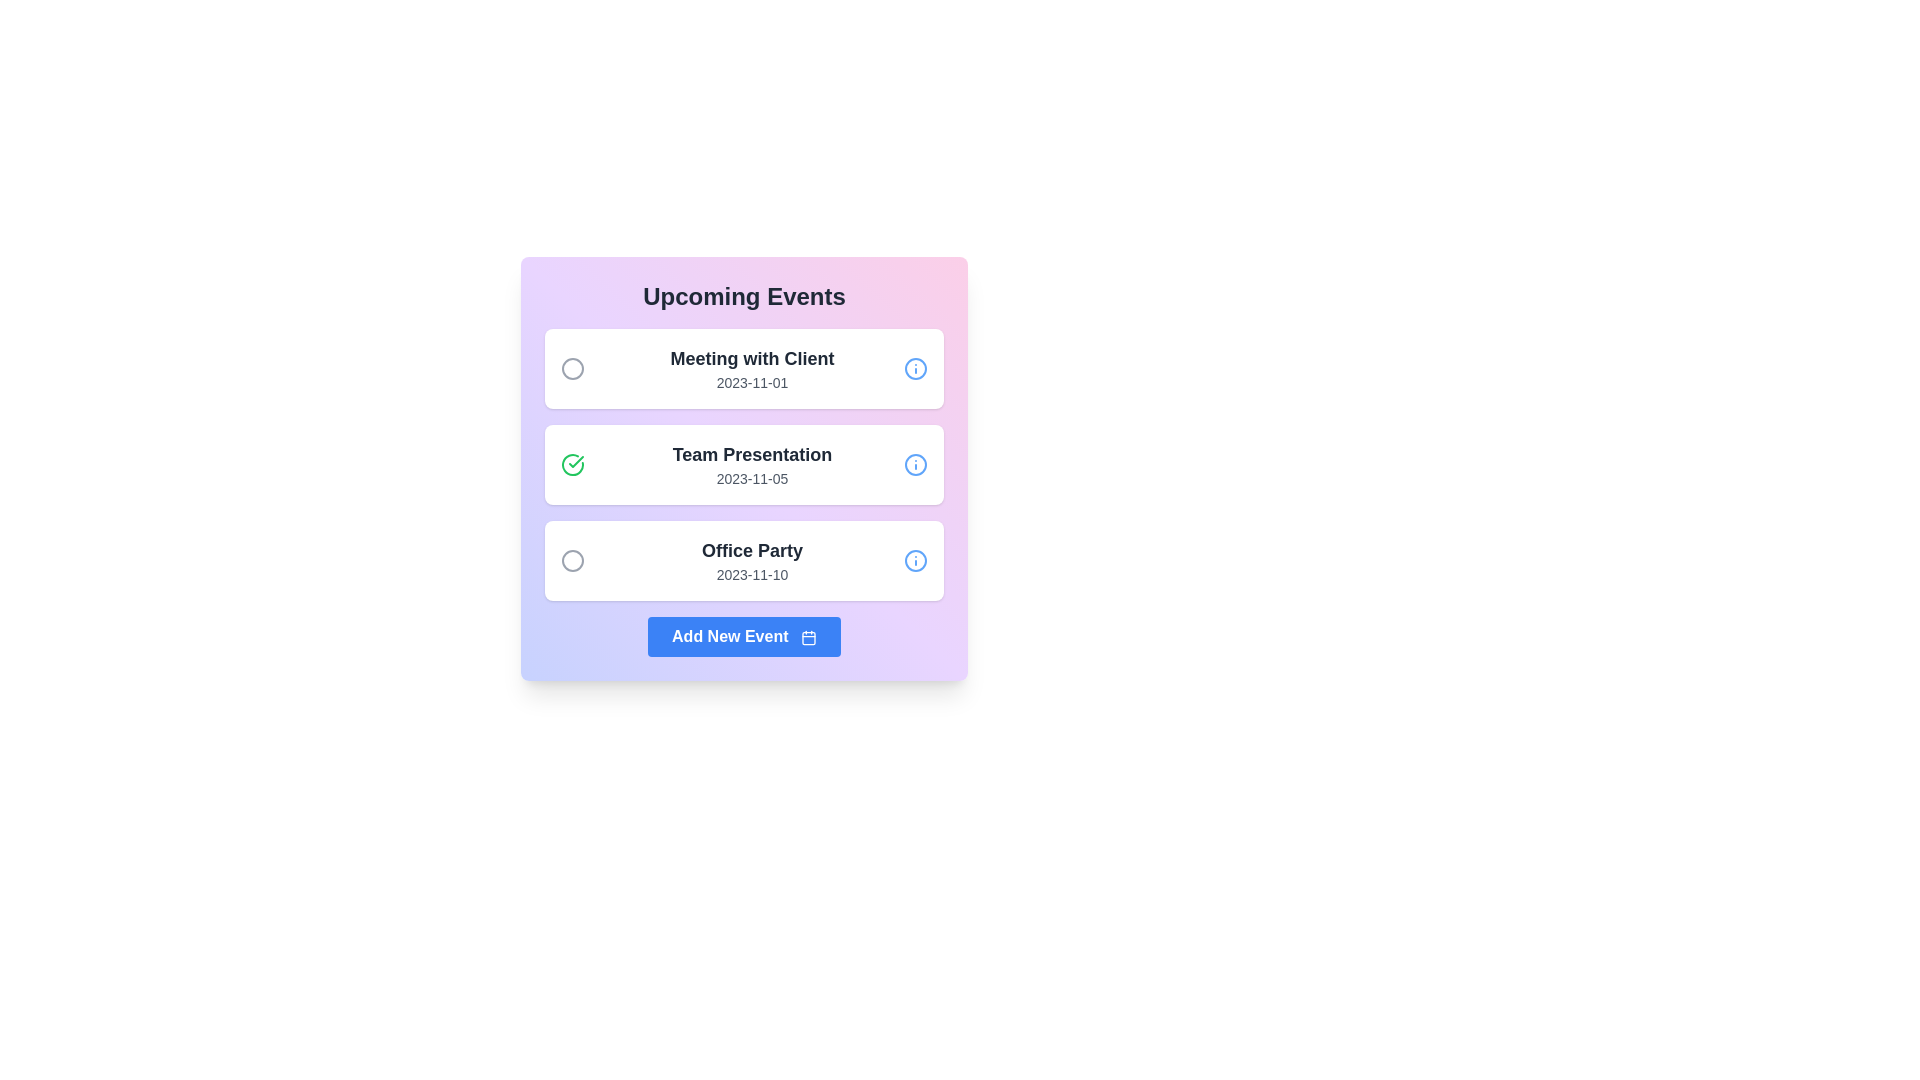 Image resolution: width=1920 pixels, height=1080 pixels. What do you see at coordinates (751, 369) in the screenshot?
I see `the first Text Label with Metadata representing an event entry under the 'Upcoming Events' heading, which displays a title and a date` at bounding box center [751, 369].